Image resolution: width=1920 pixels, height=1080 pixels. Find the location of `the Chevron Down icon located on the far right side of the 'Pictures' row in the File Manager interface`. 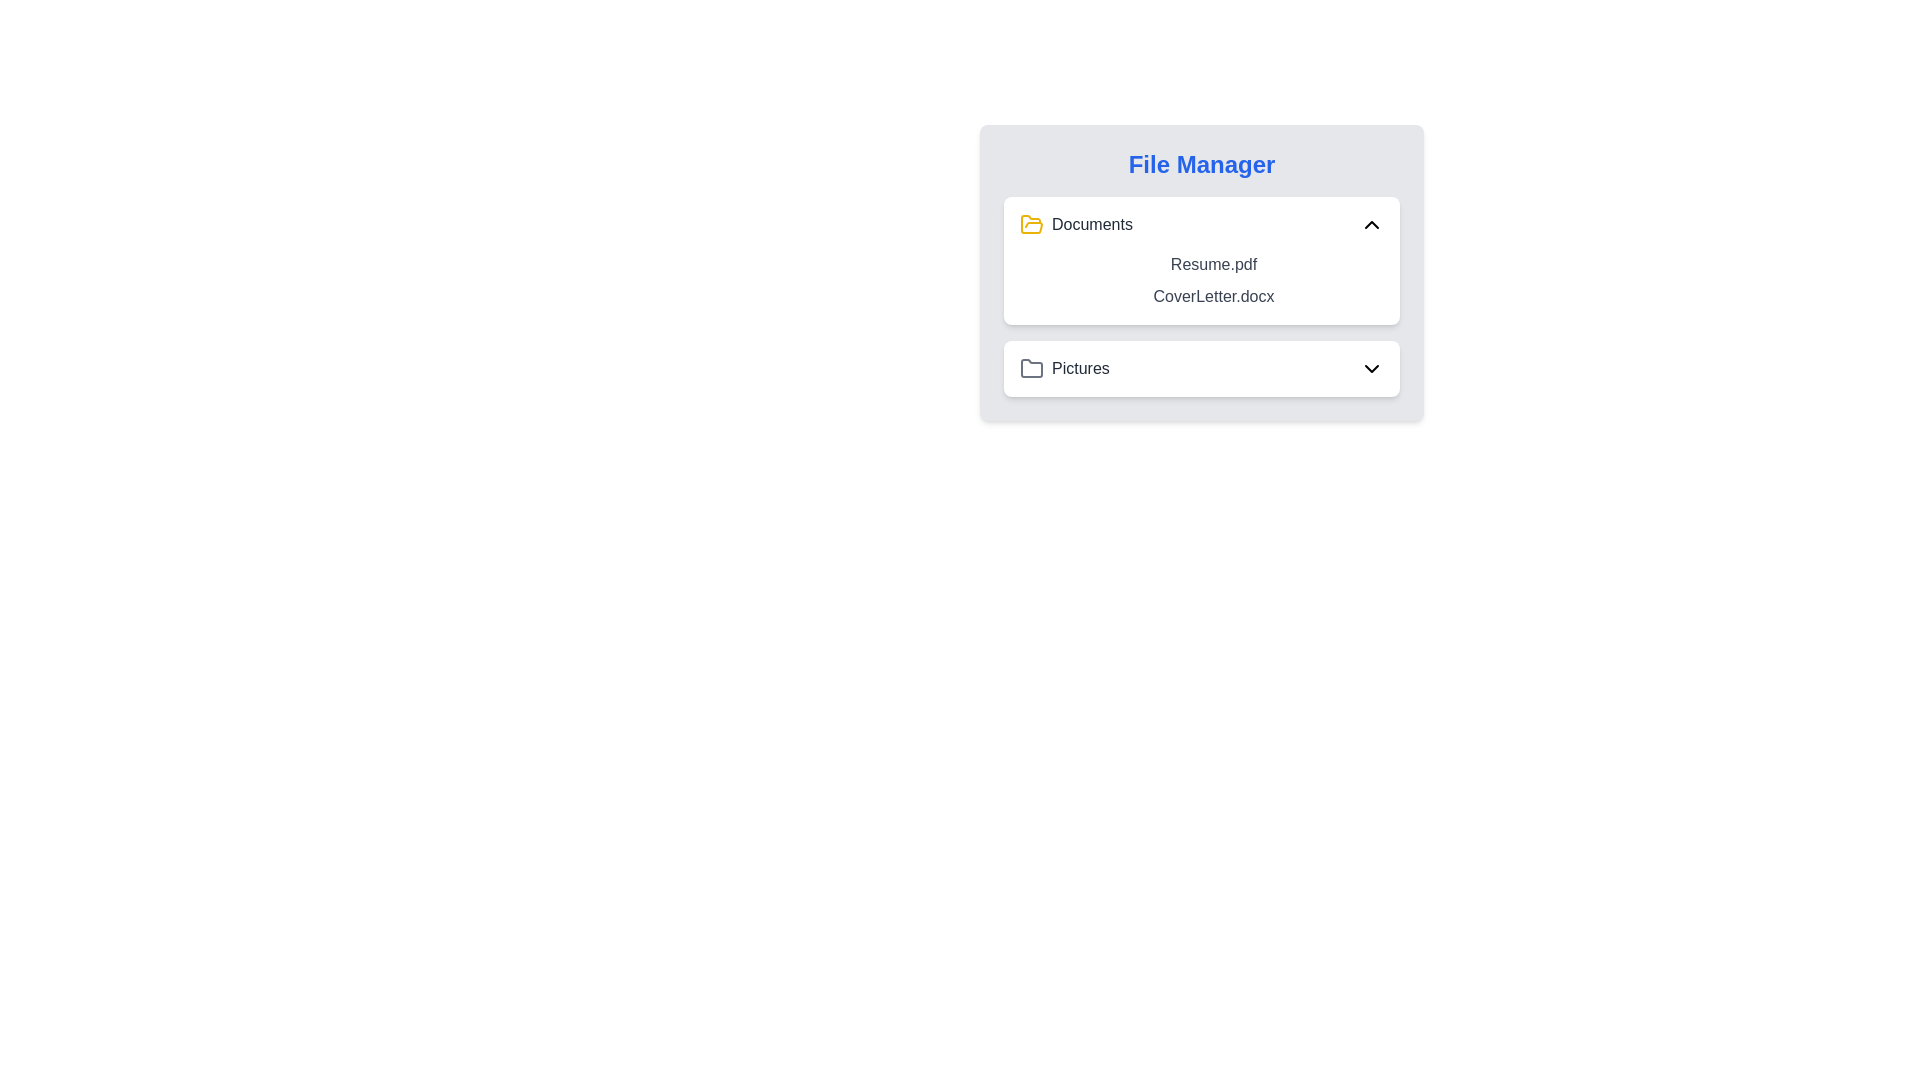

the Chevron Down icon located on the far right side of the 'Pictures' row in the File Manager interface is located at coordinates (1371, 369).